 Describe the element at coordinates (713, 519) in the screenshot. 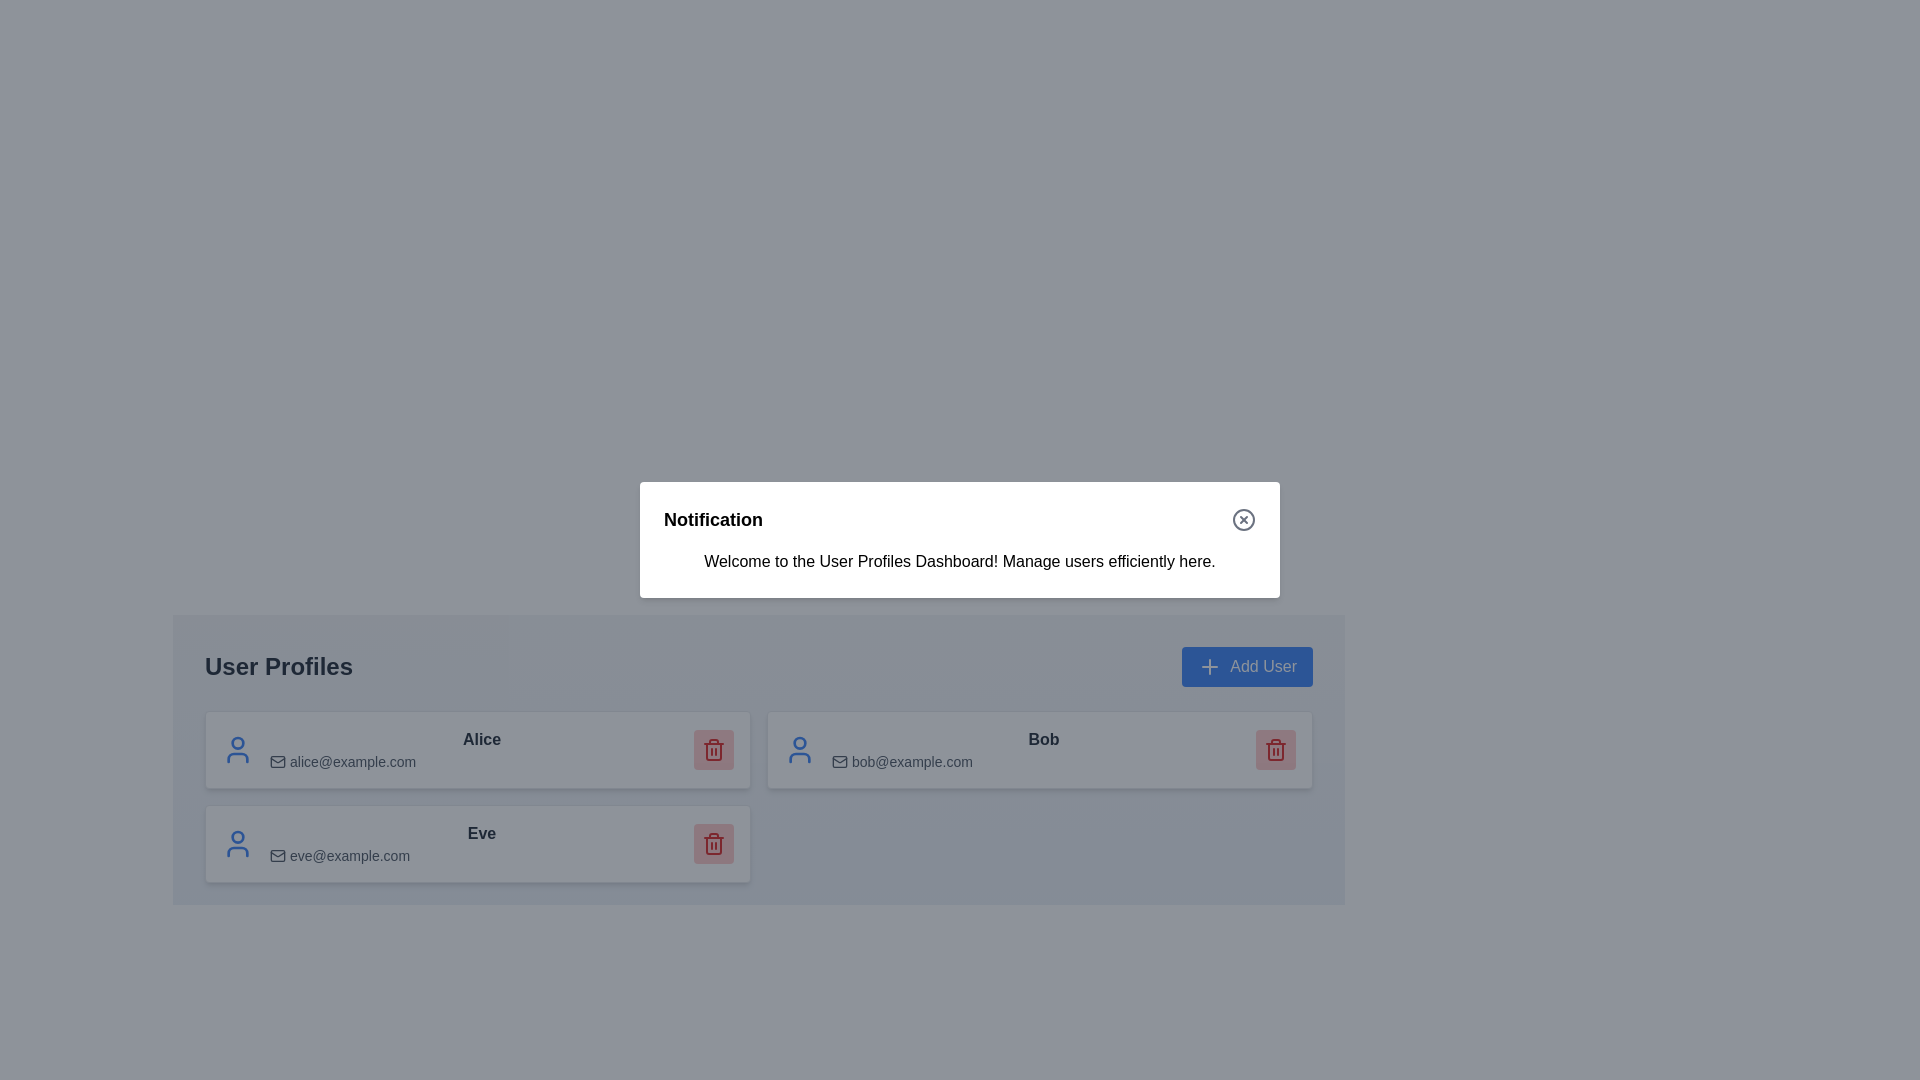

I see `the prominent 'Notification' text label located at the top-left corner of the white notification panel` at that location.